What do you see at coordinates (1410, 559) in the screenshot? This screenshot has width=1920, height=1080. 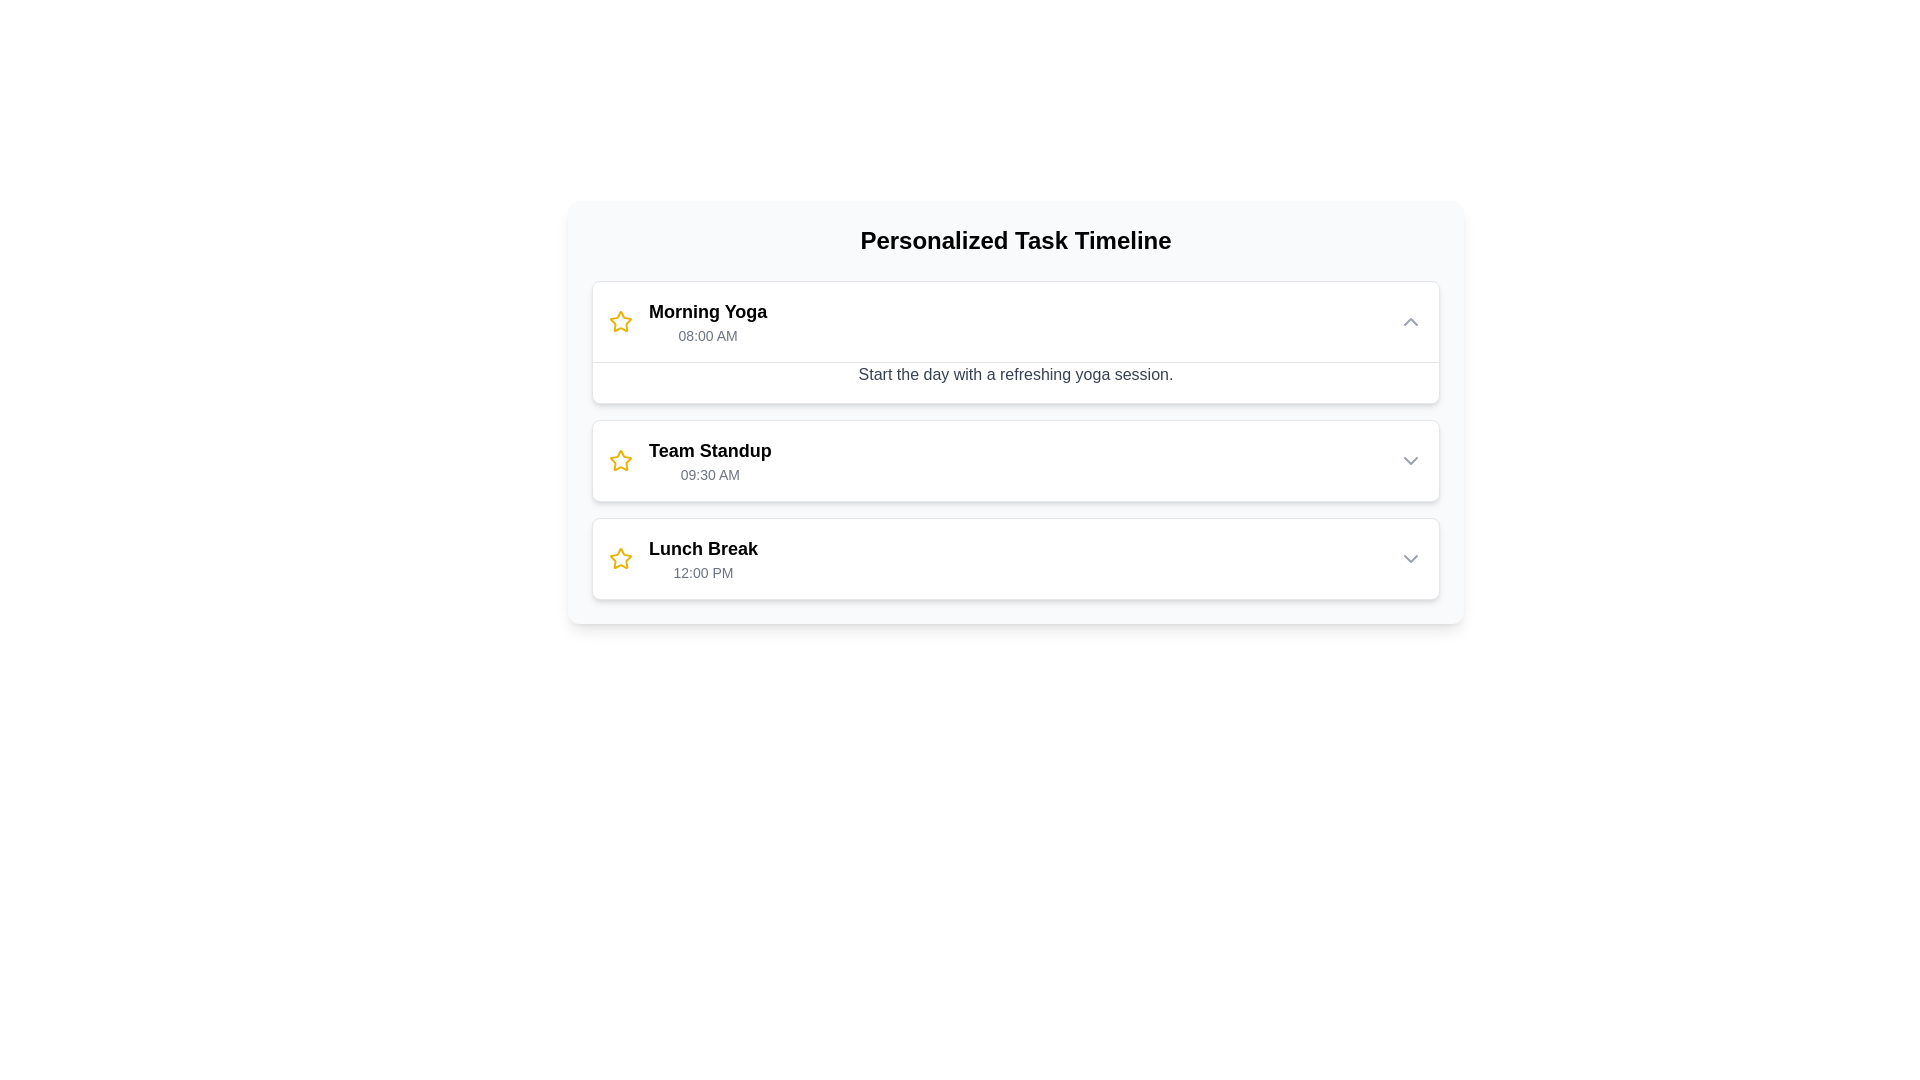 I see `the arrow icon located at the far right side of the 'Lunch Break' card` at bounding box center [1410, 559].